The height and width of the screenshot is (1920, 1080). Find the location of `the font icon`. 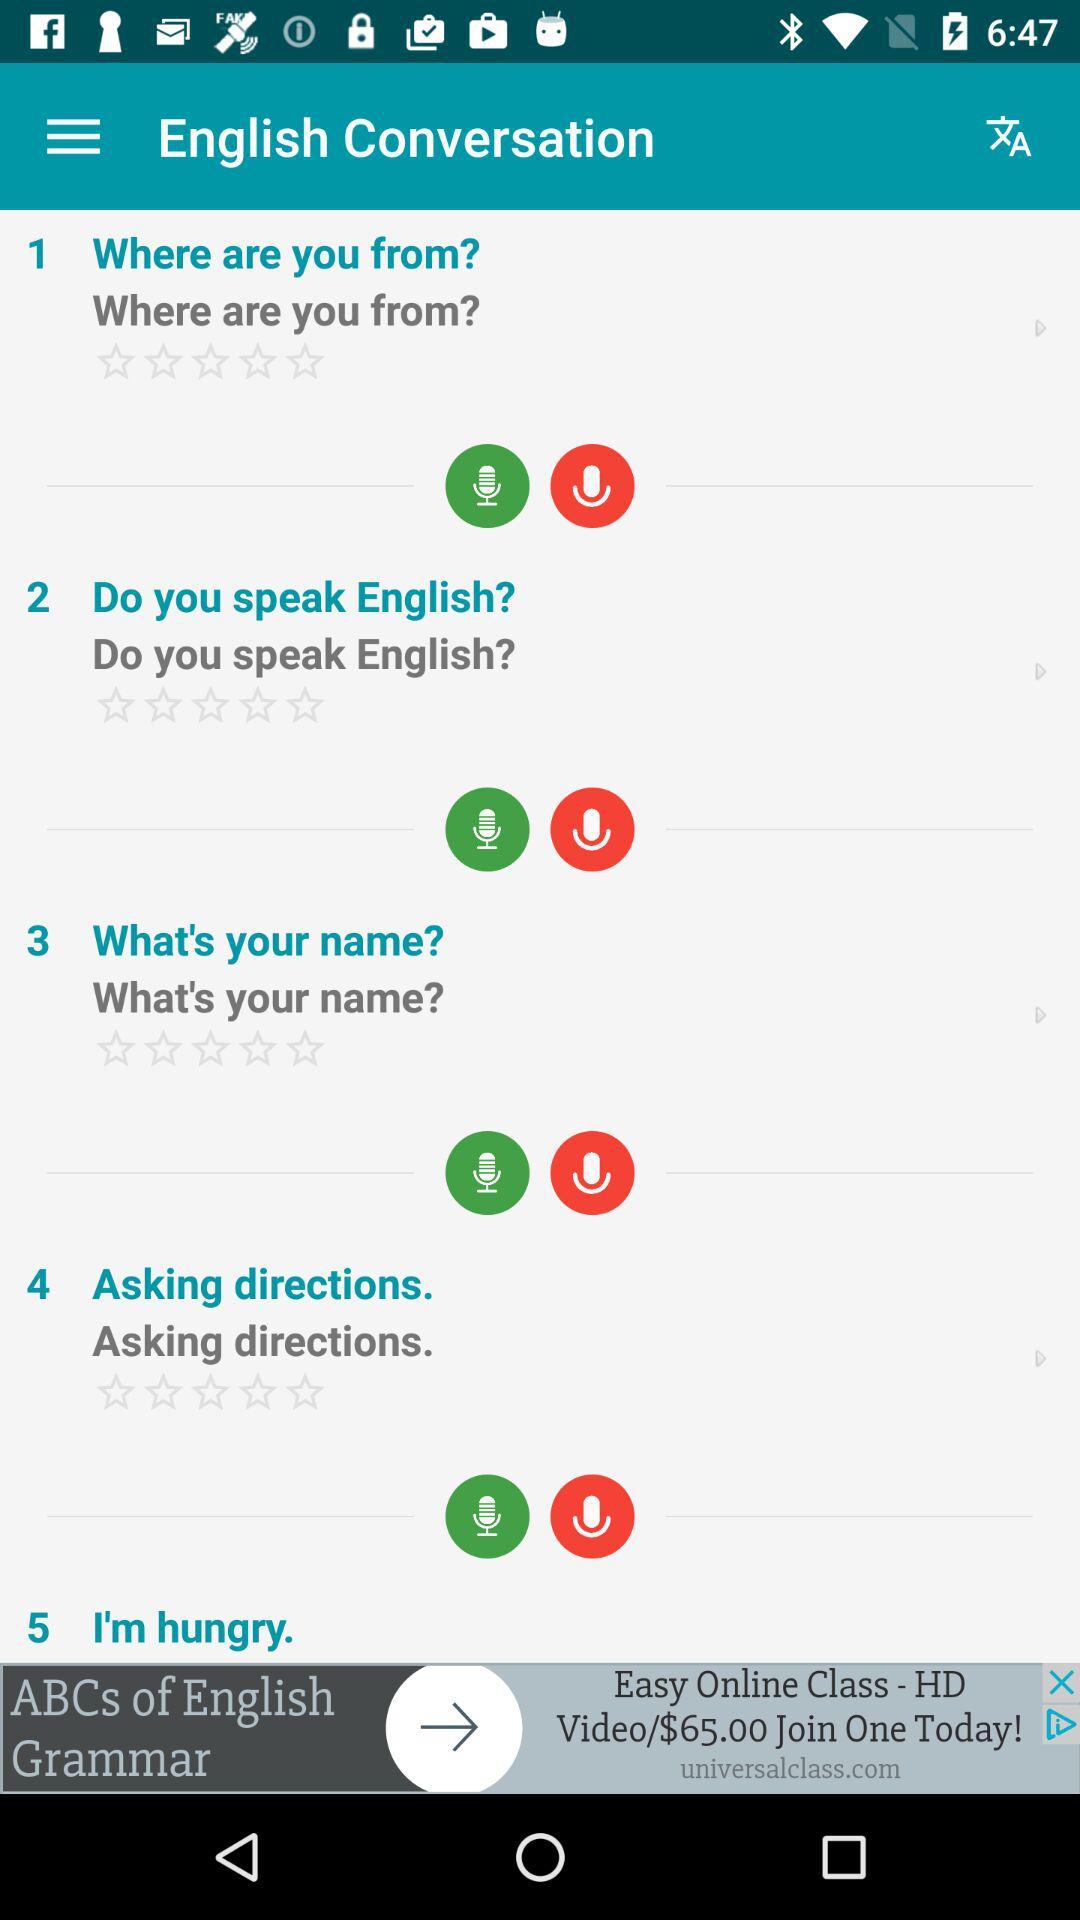

the font icon is located at coordinates (1009, 135).